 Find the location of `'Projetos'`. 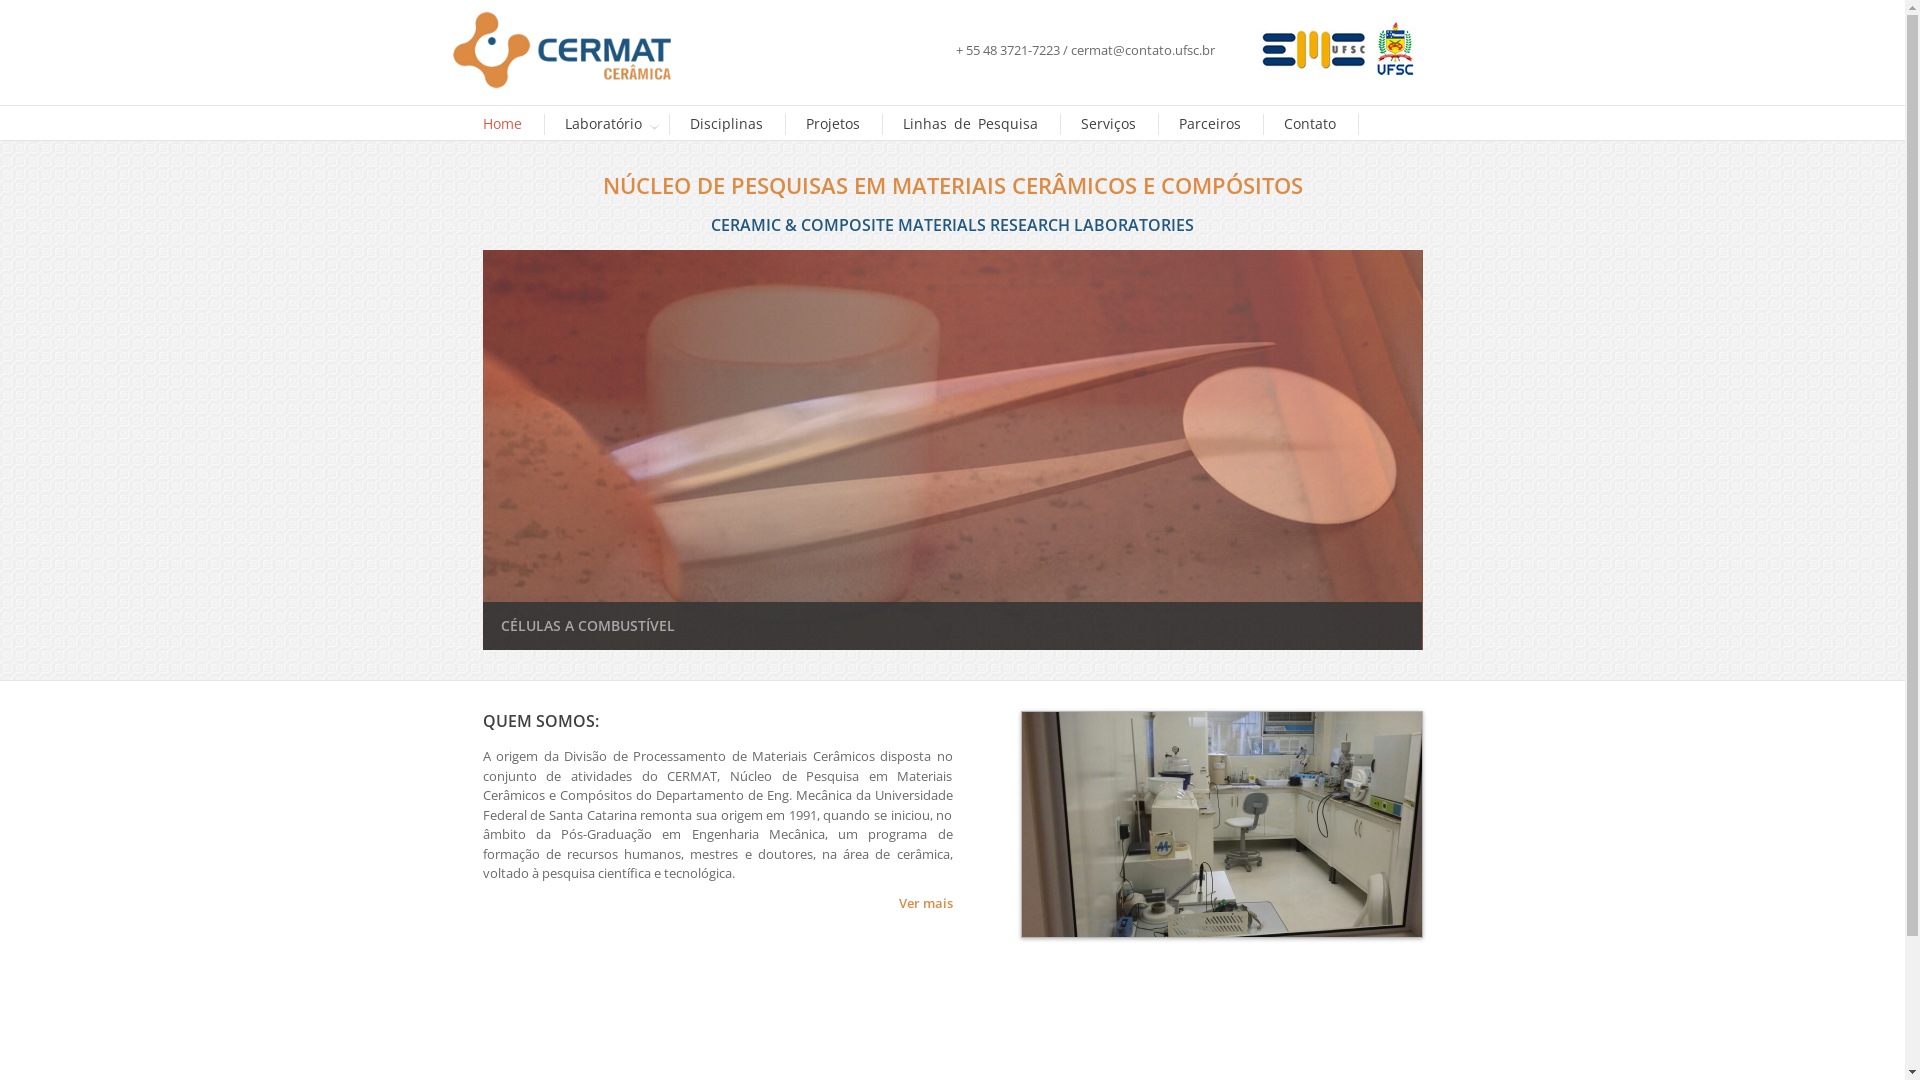

'Projetos' is located at coordinates (833, 123).